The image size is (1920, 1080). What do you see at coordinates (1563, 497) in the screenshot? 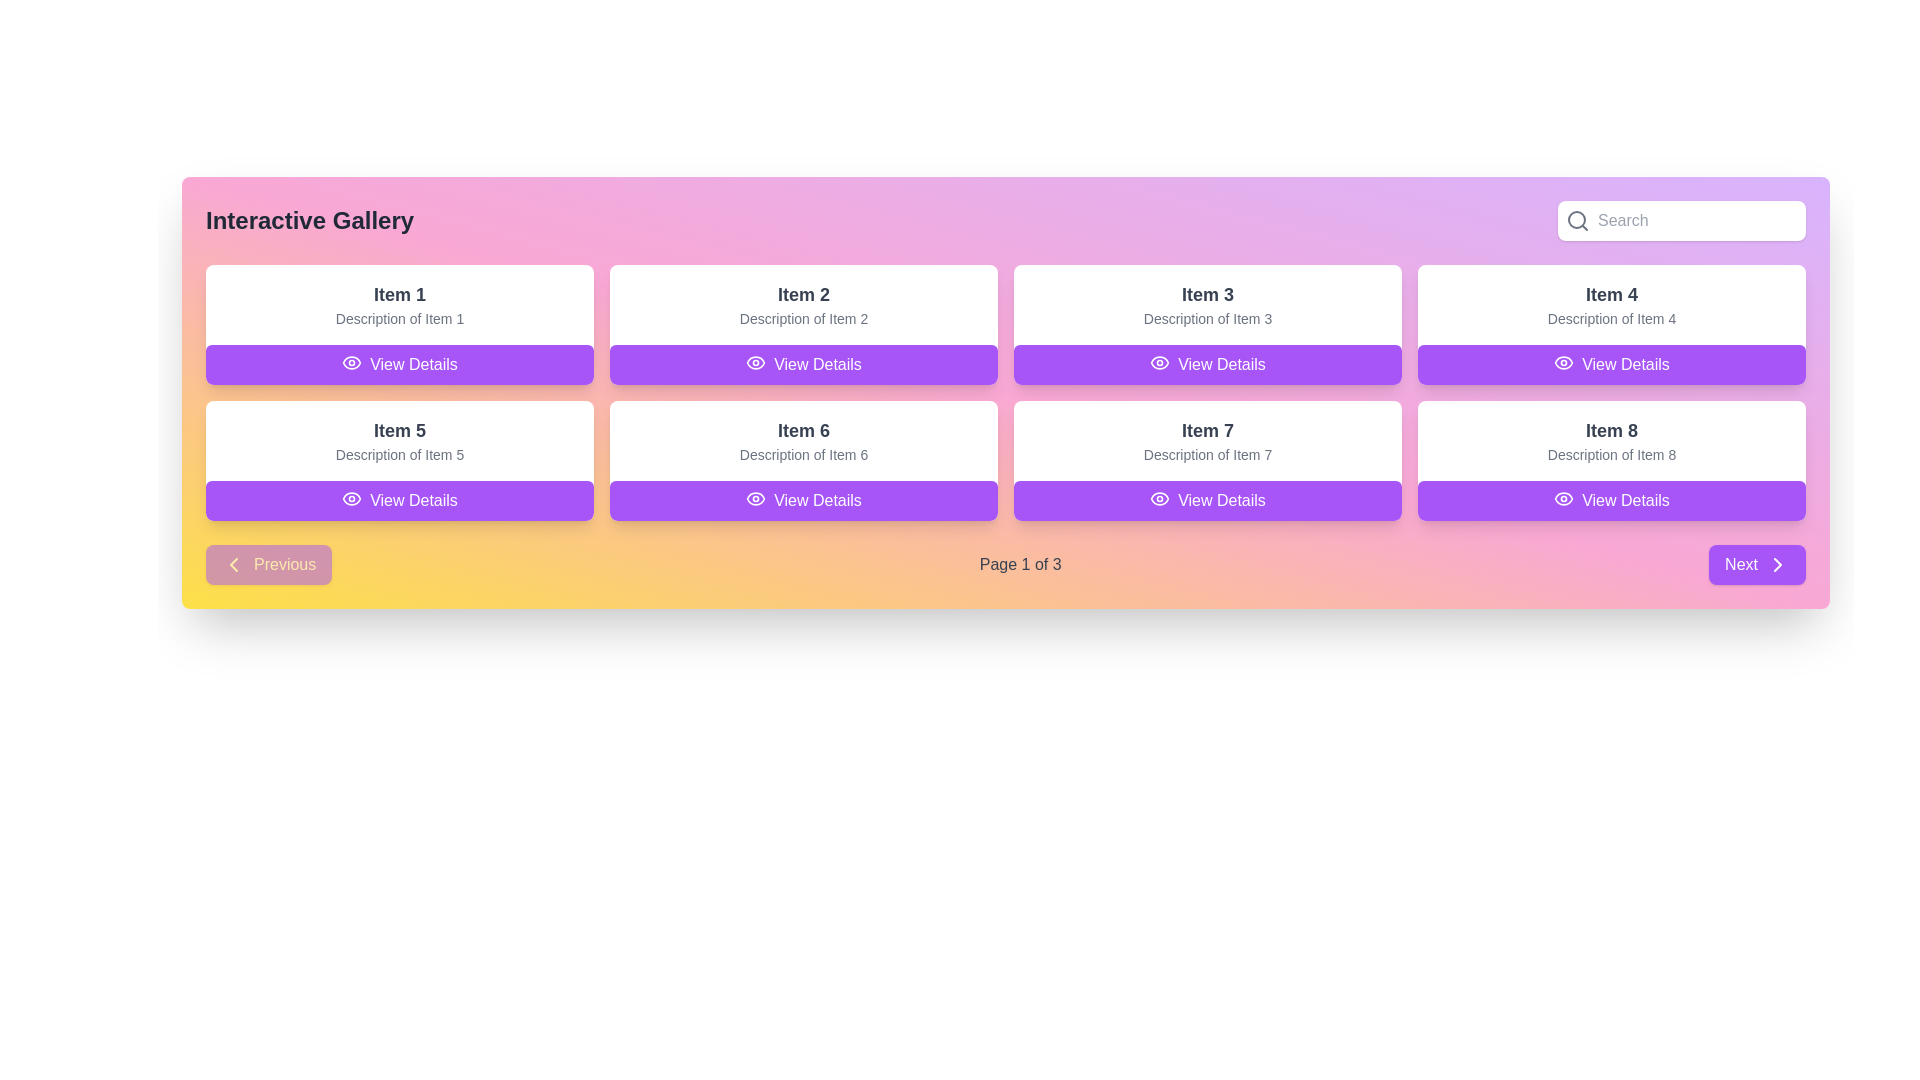
I see `the eye icon located within the 'View Details' button for 'Item 8' in the lower-right corner of the grid layout` at bounding box center [1563, 497].